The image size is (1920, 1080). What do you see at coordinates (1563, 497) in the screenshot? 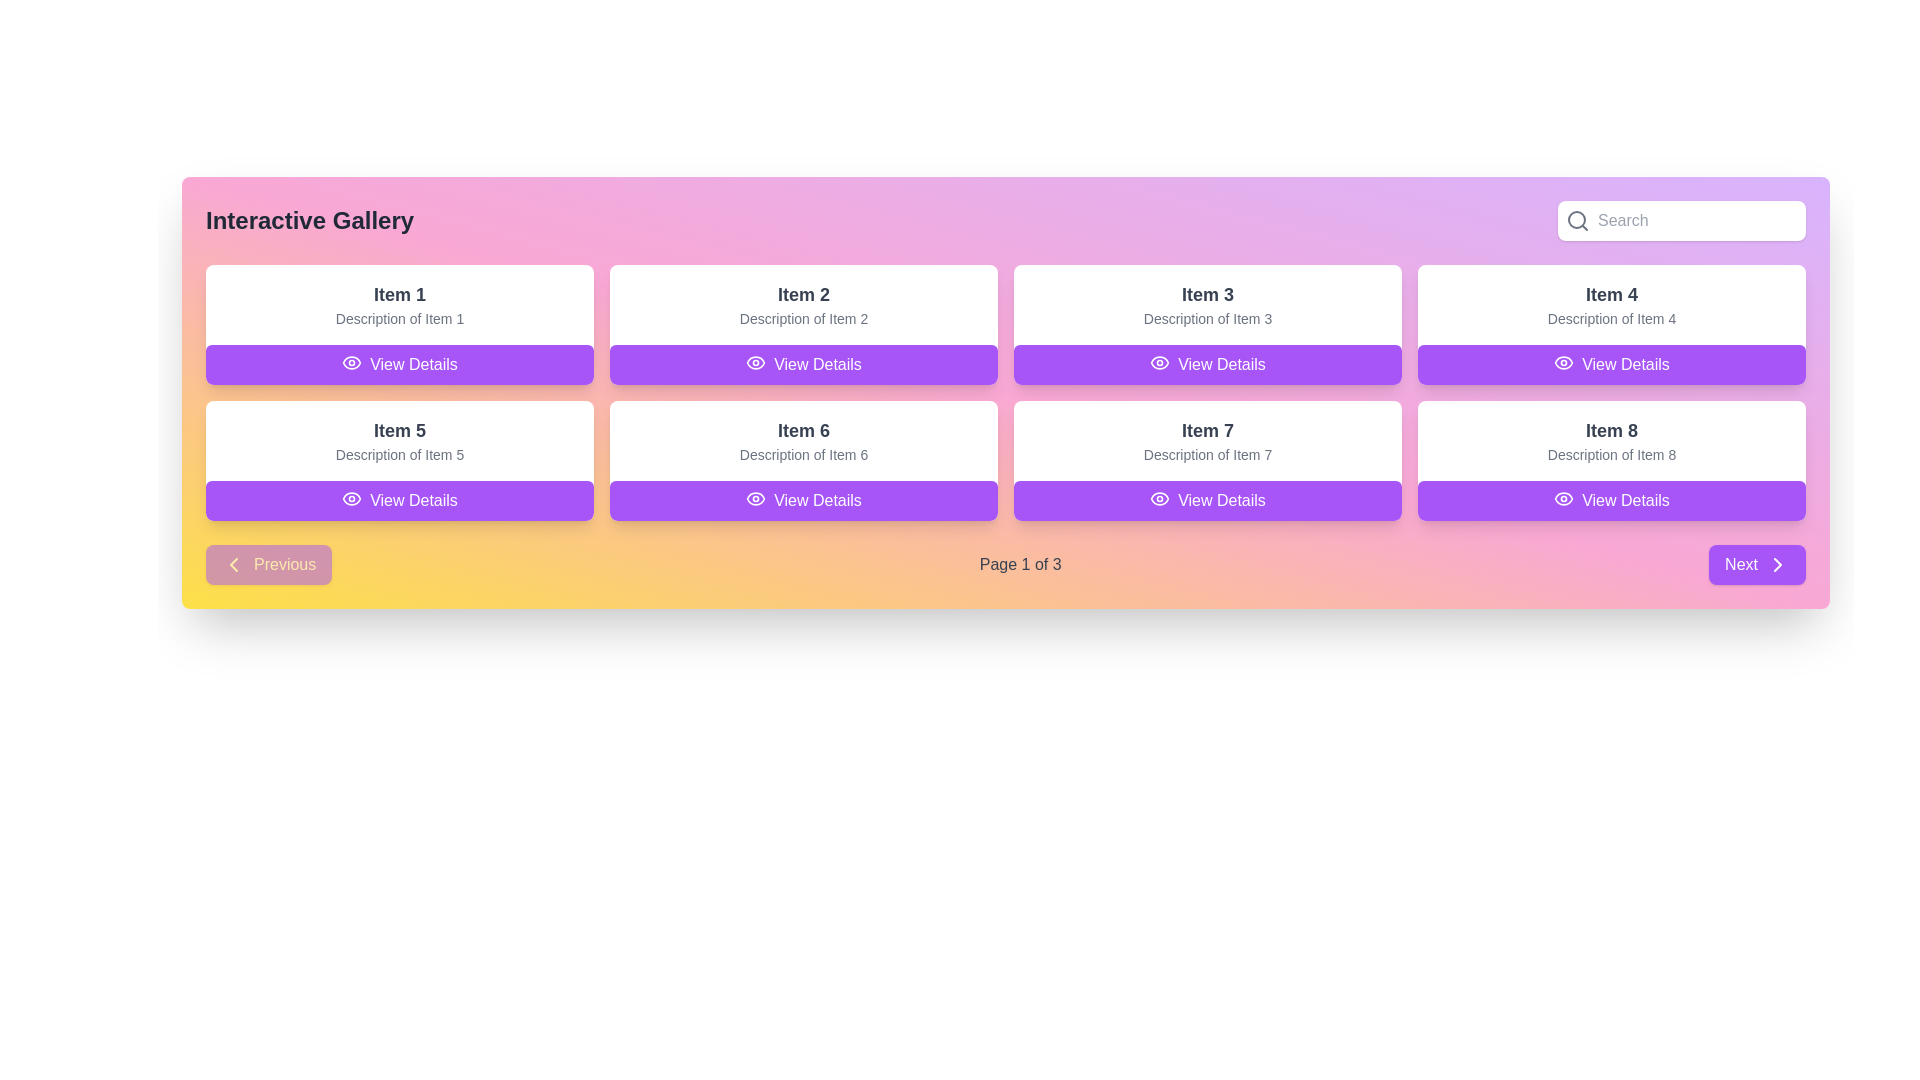
I see `the eye icon located within the 'View Details' button for 'Item 8' in the lower-right corner of the grid layout` at bounding box center [1563, 497].